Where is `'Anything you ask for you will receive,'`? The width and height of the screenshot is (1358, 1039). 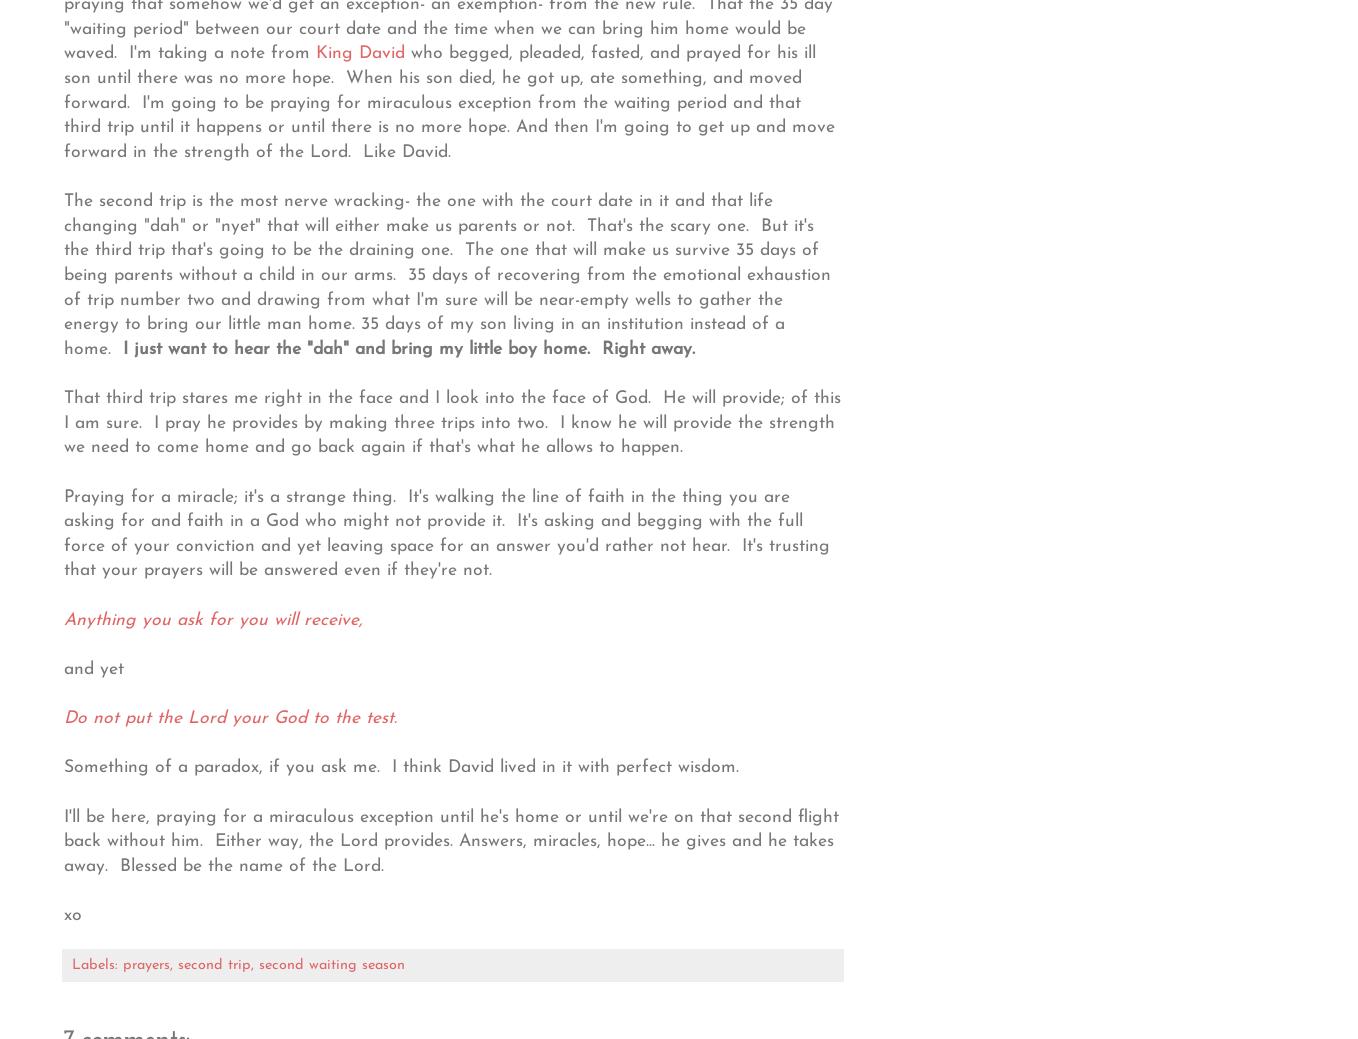
'Anything you ask for you will receive,' is located at coordinates (212, 619).